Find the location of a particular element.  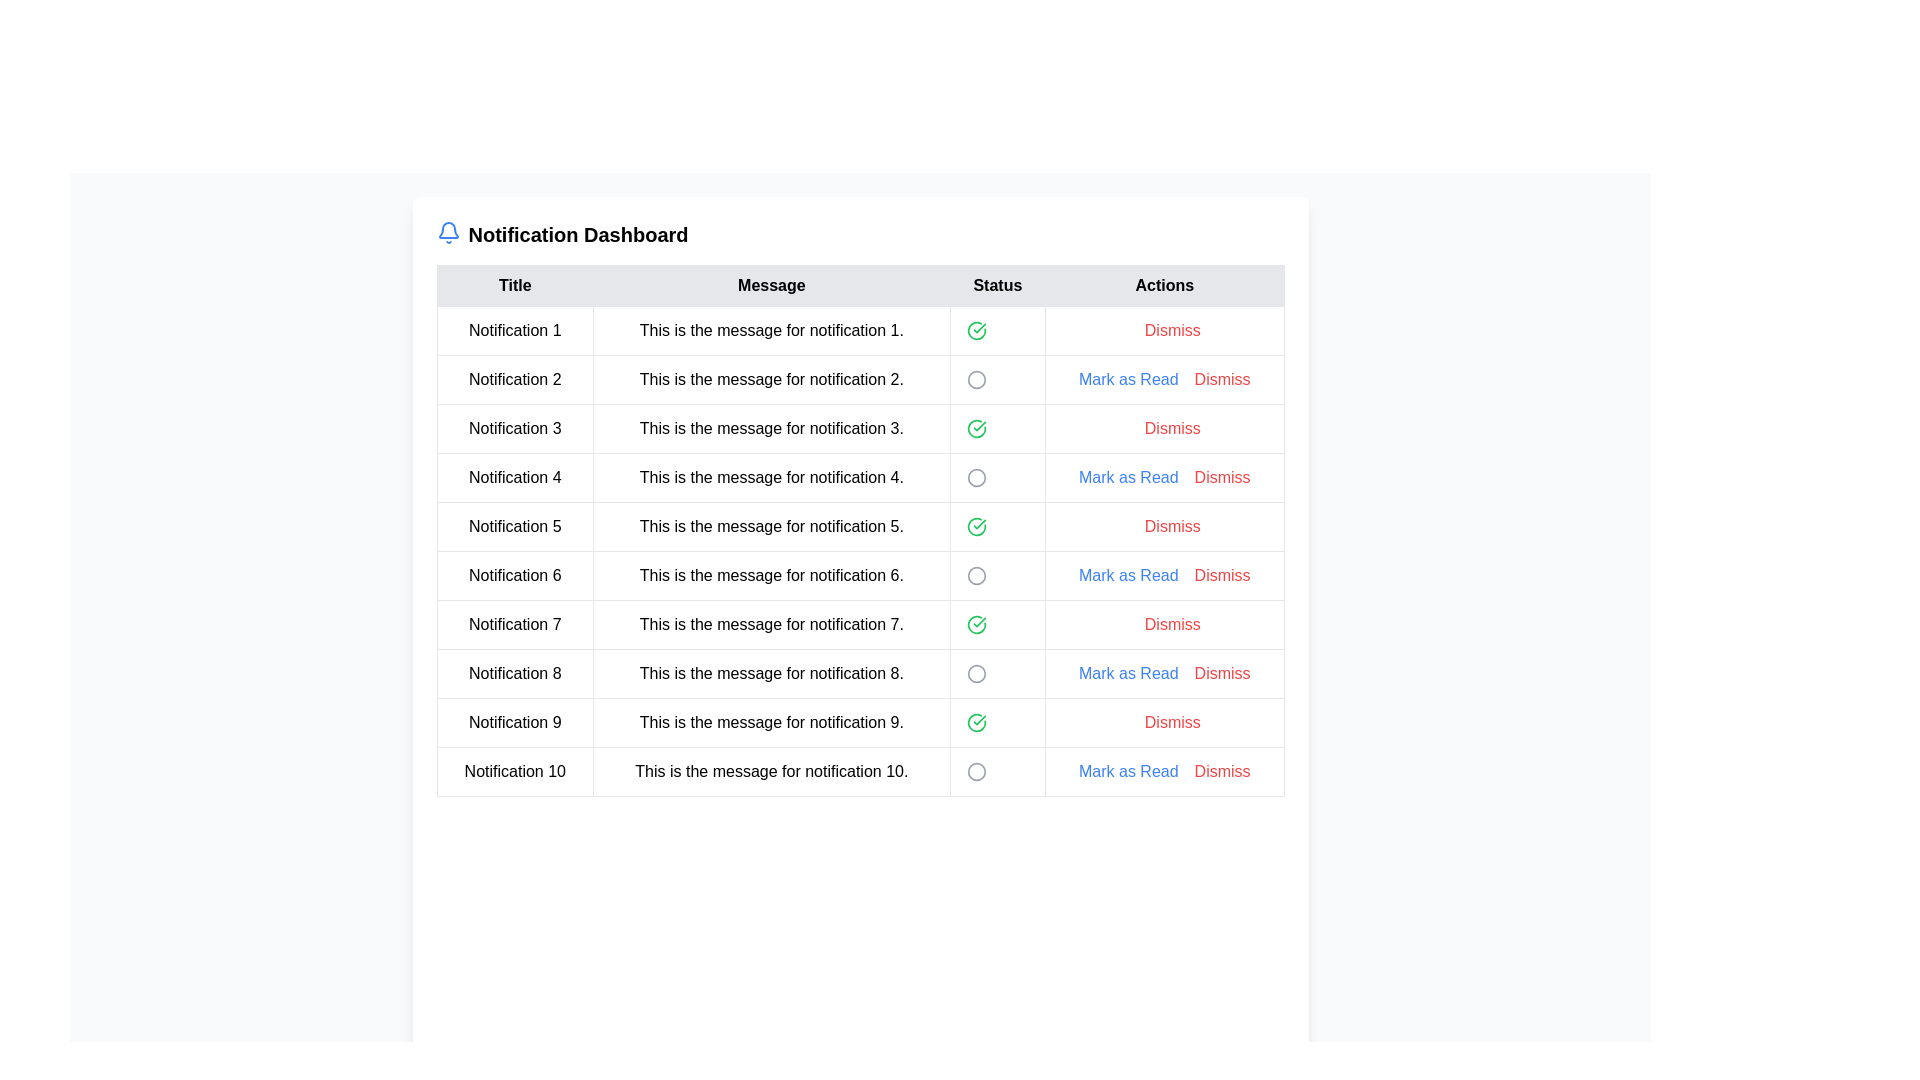

the table row displaying 'Notification 9' in the Notification Dashboard section is located at coordinates (860, 722).